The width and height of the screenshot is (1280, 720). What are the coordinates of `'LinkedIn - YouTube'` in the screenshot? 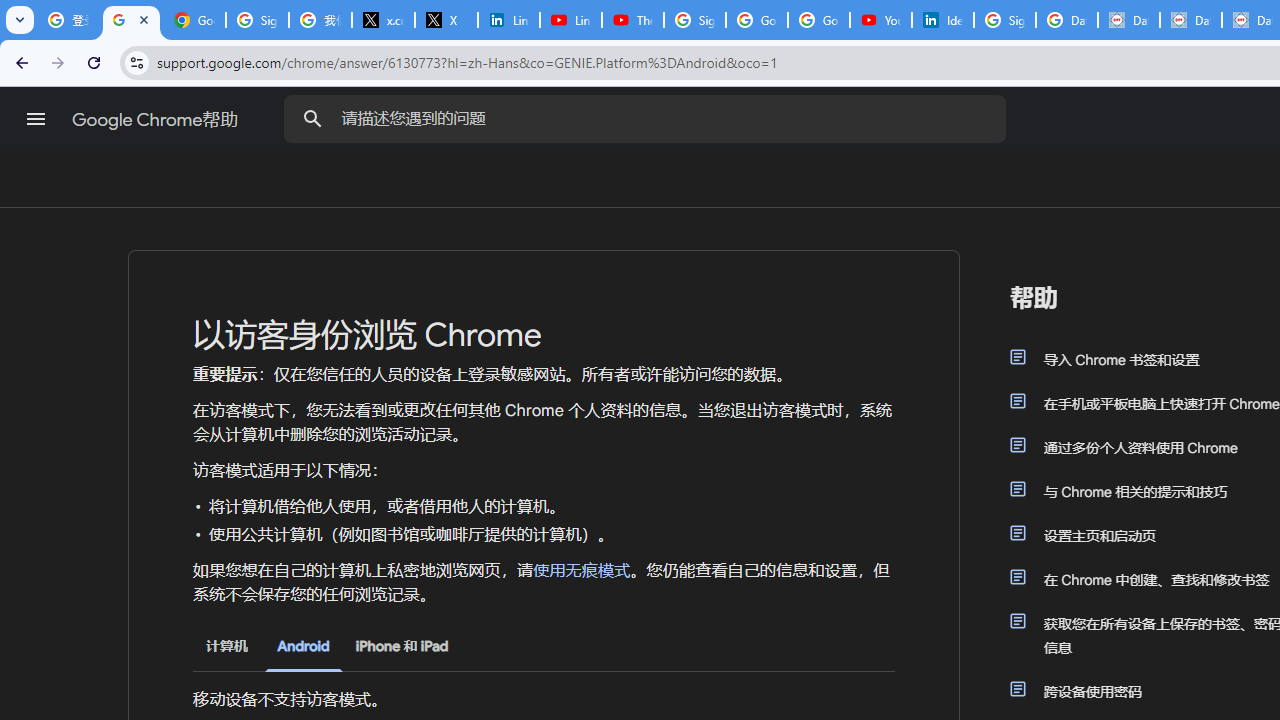 It's located at (569, 20).